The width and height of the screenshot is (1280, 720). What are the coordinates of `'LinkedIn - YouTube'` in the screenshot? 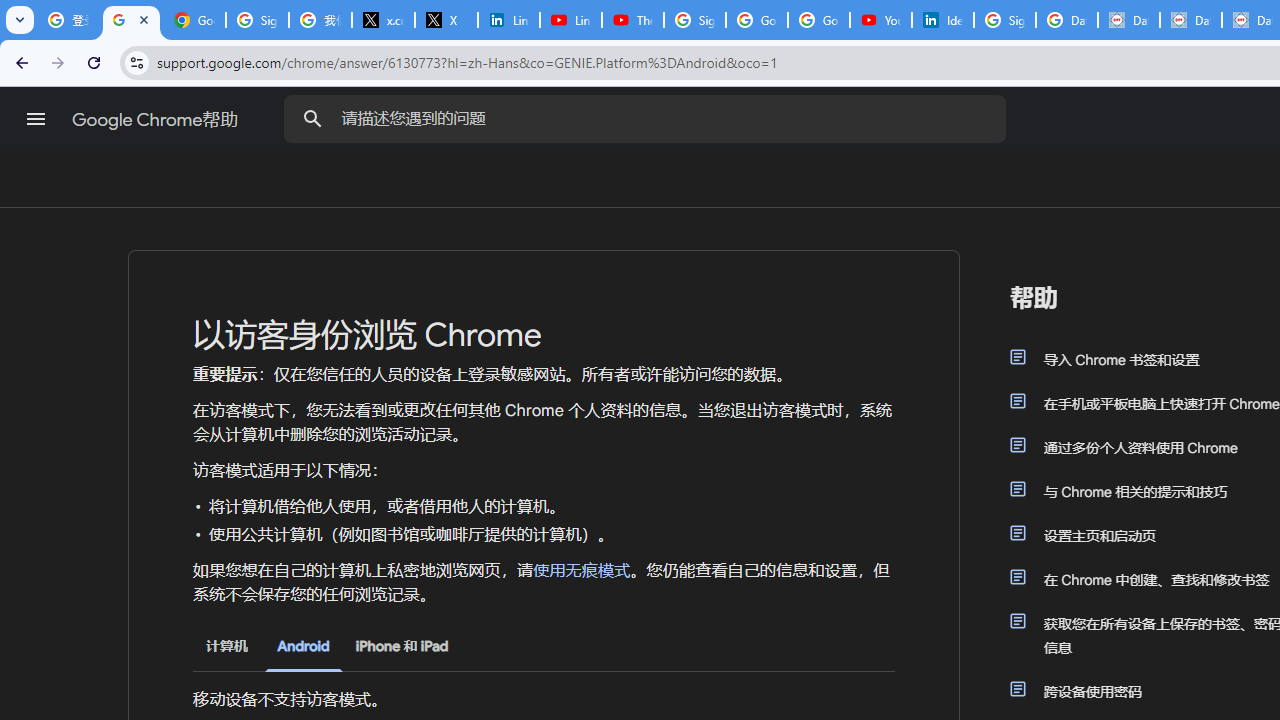 It's located at (569, 20).